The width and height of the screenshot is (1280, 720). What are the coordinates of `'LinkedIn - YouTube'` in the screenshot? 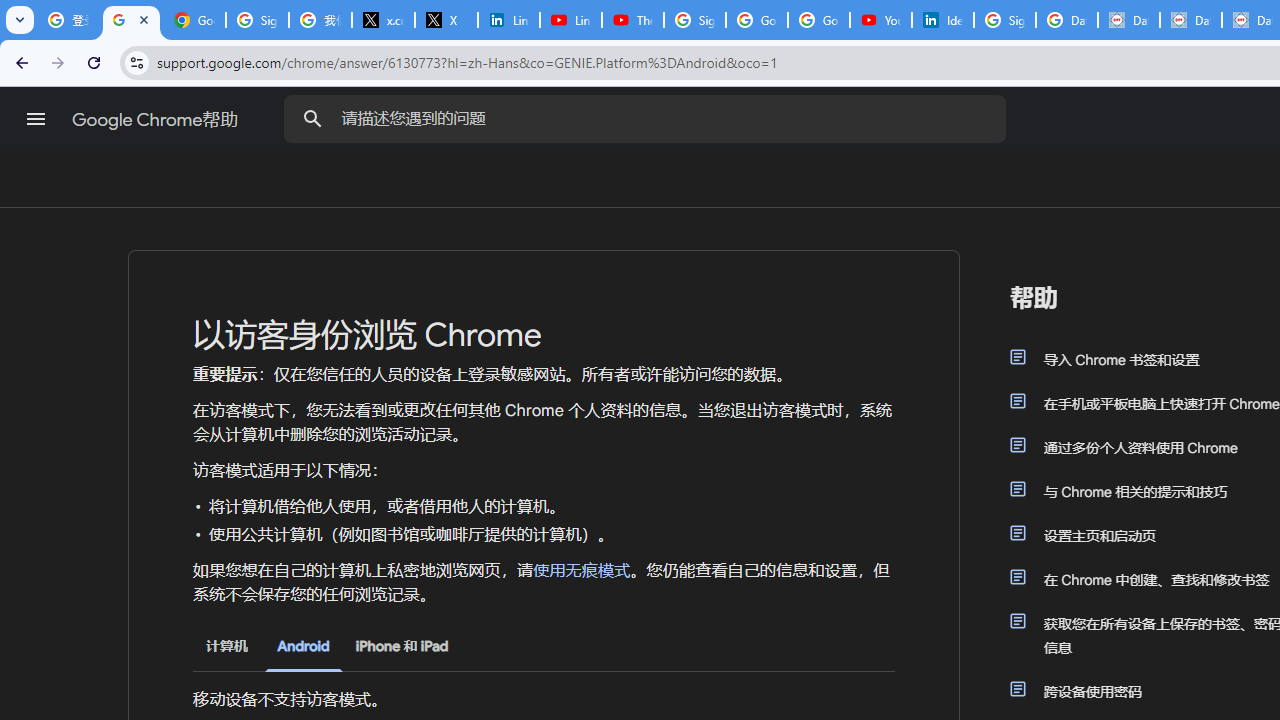 It's located at (569, 20).